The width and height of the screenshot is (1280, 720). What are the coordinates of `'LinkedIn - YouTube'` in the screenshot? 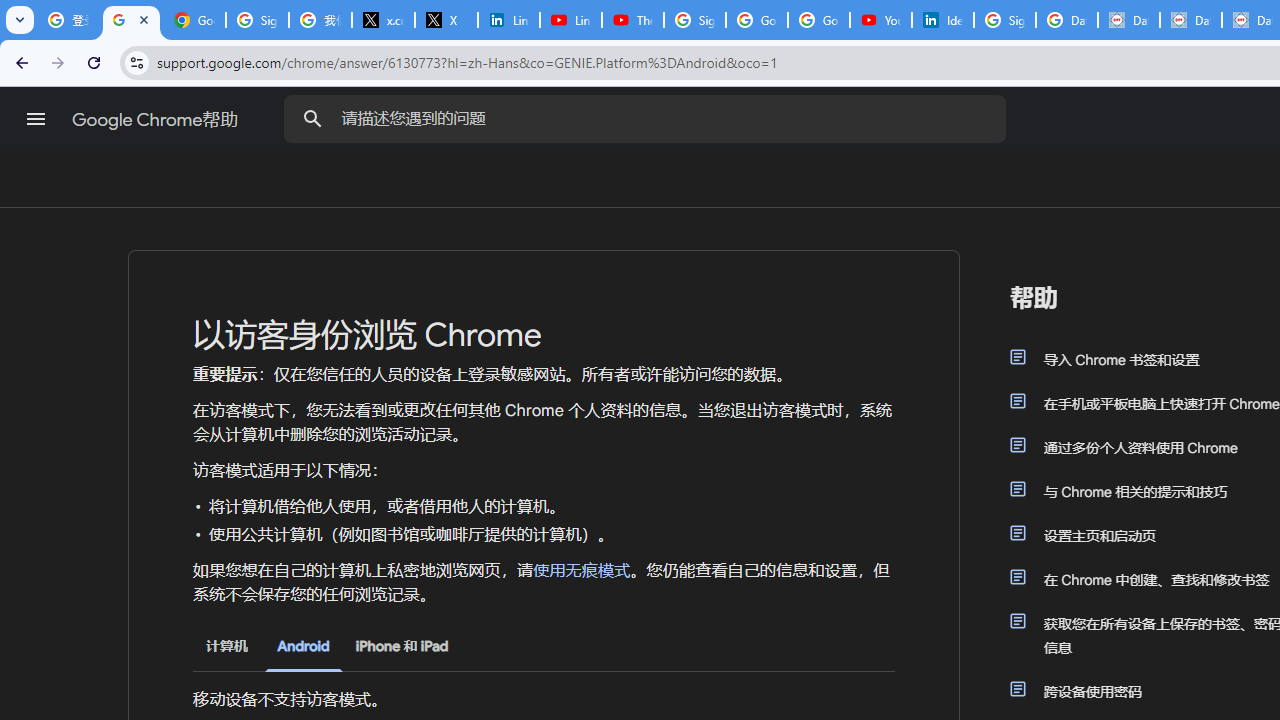 It's located at (569, 20).